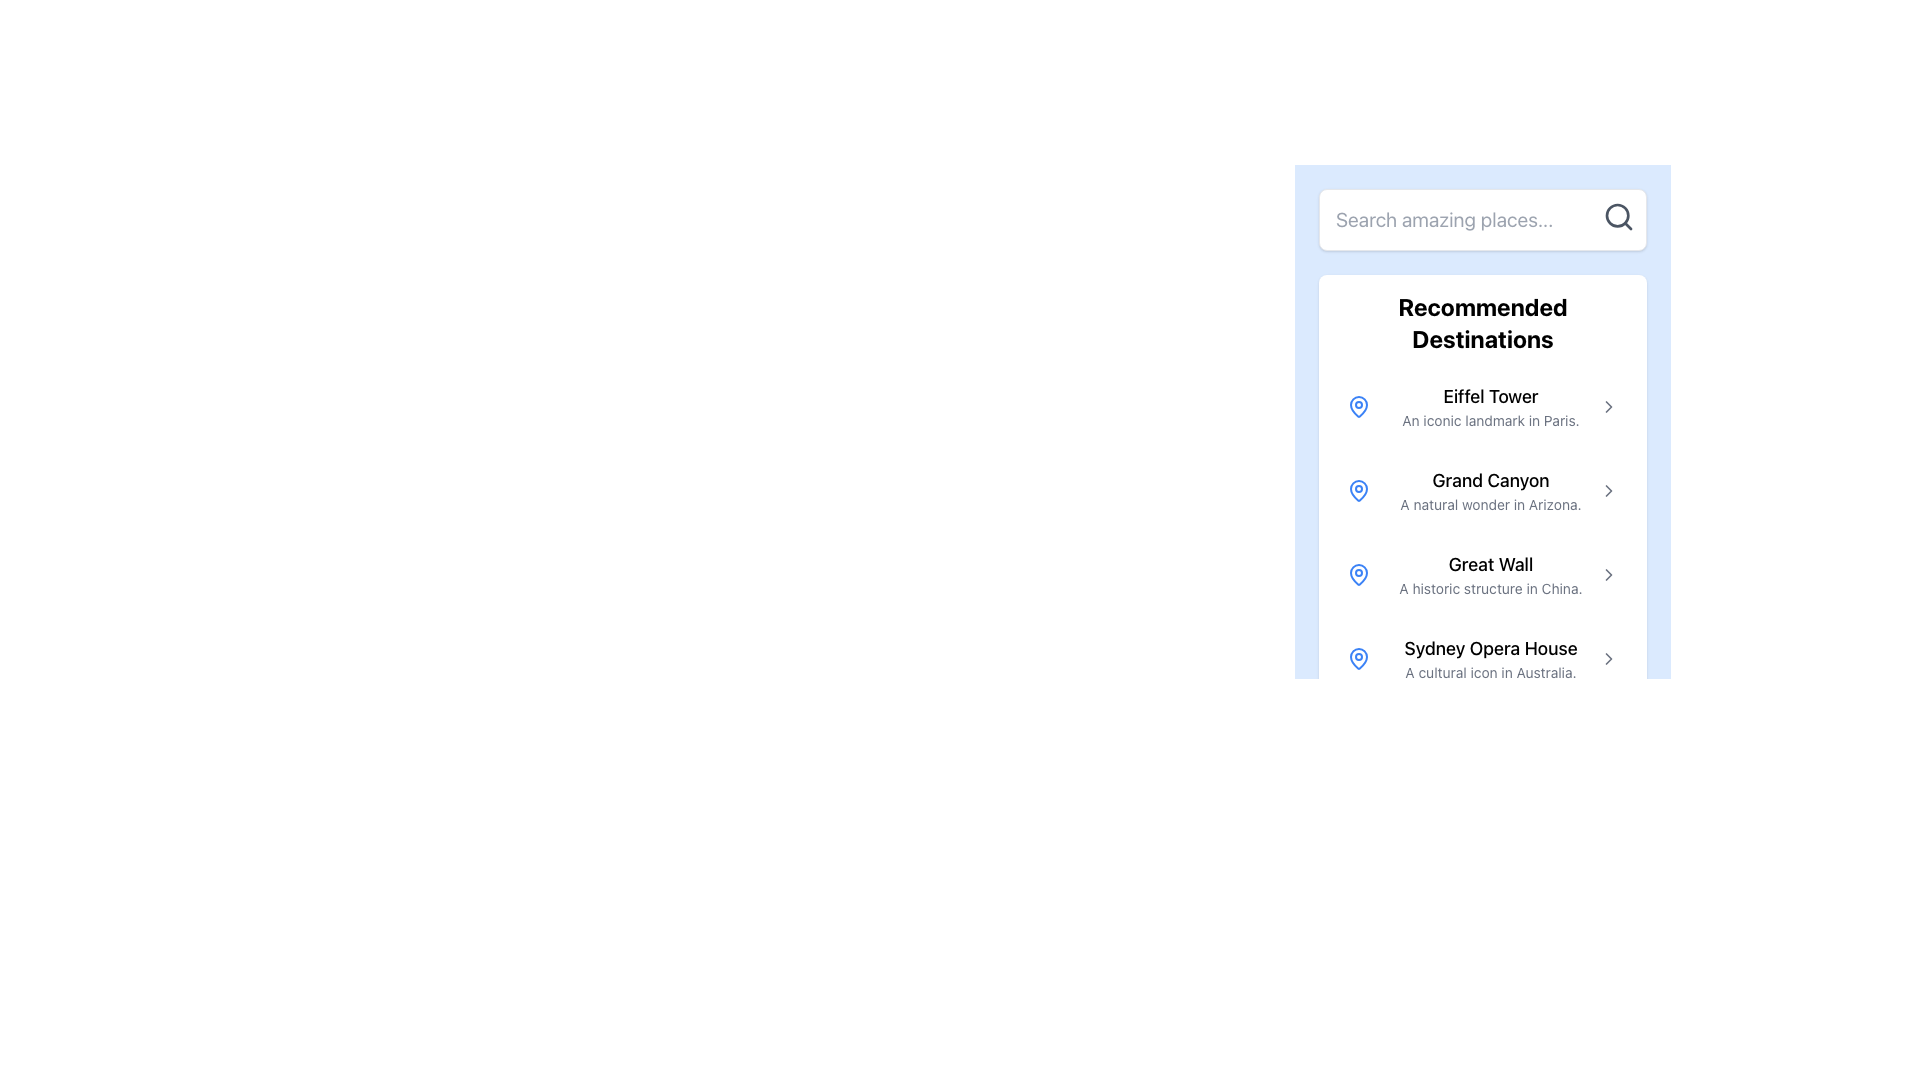 The height and width of the screenshot is (1080, 1920). What do you see at coordinates (1483, 574) in the screenshot?
I see `the third list item in the 'Recommended Destinations' section` at bounding box center [1483, 574].